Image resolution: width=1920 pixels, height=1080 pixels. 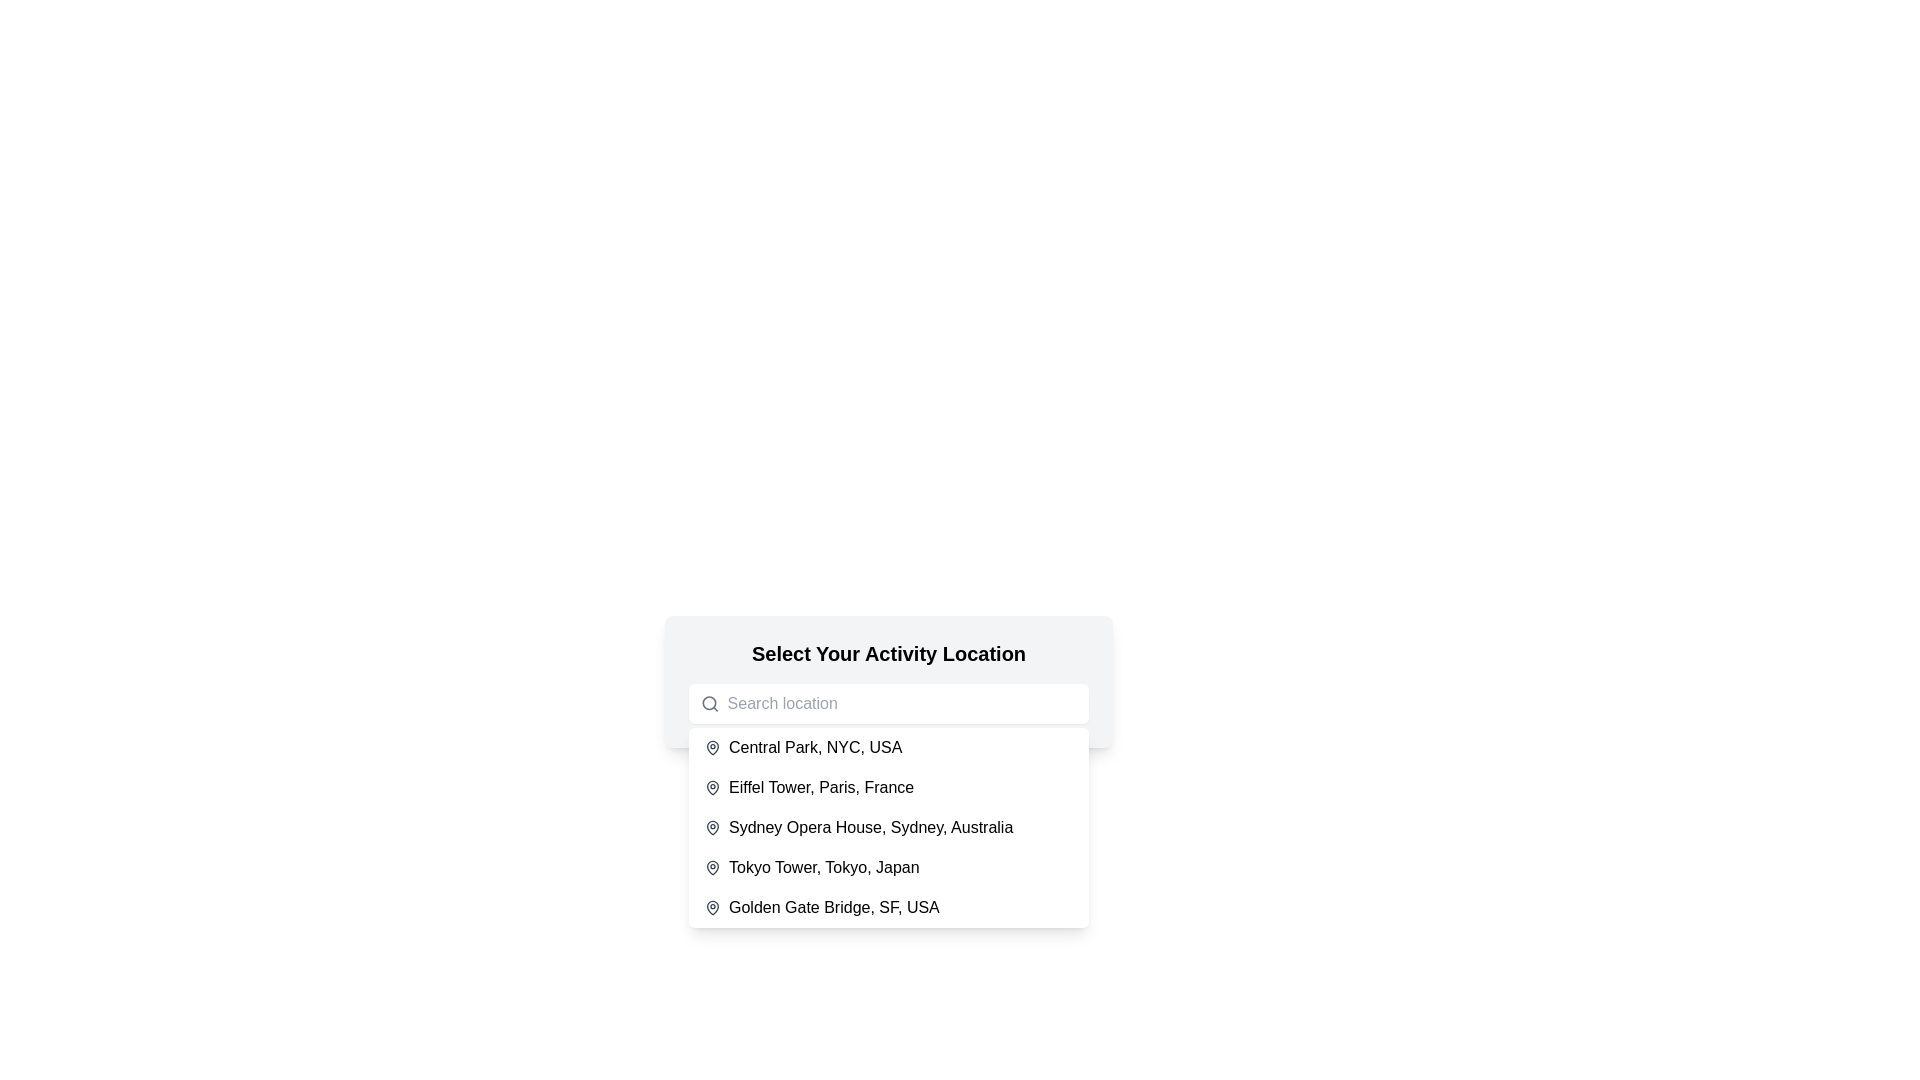 I want to click on the location pin icon representing 'Central Park, NYC, USA' within the dropdown menu under 'Search location', so click(x=713, y=747).